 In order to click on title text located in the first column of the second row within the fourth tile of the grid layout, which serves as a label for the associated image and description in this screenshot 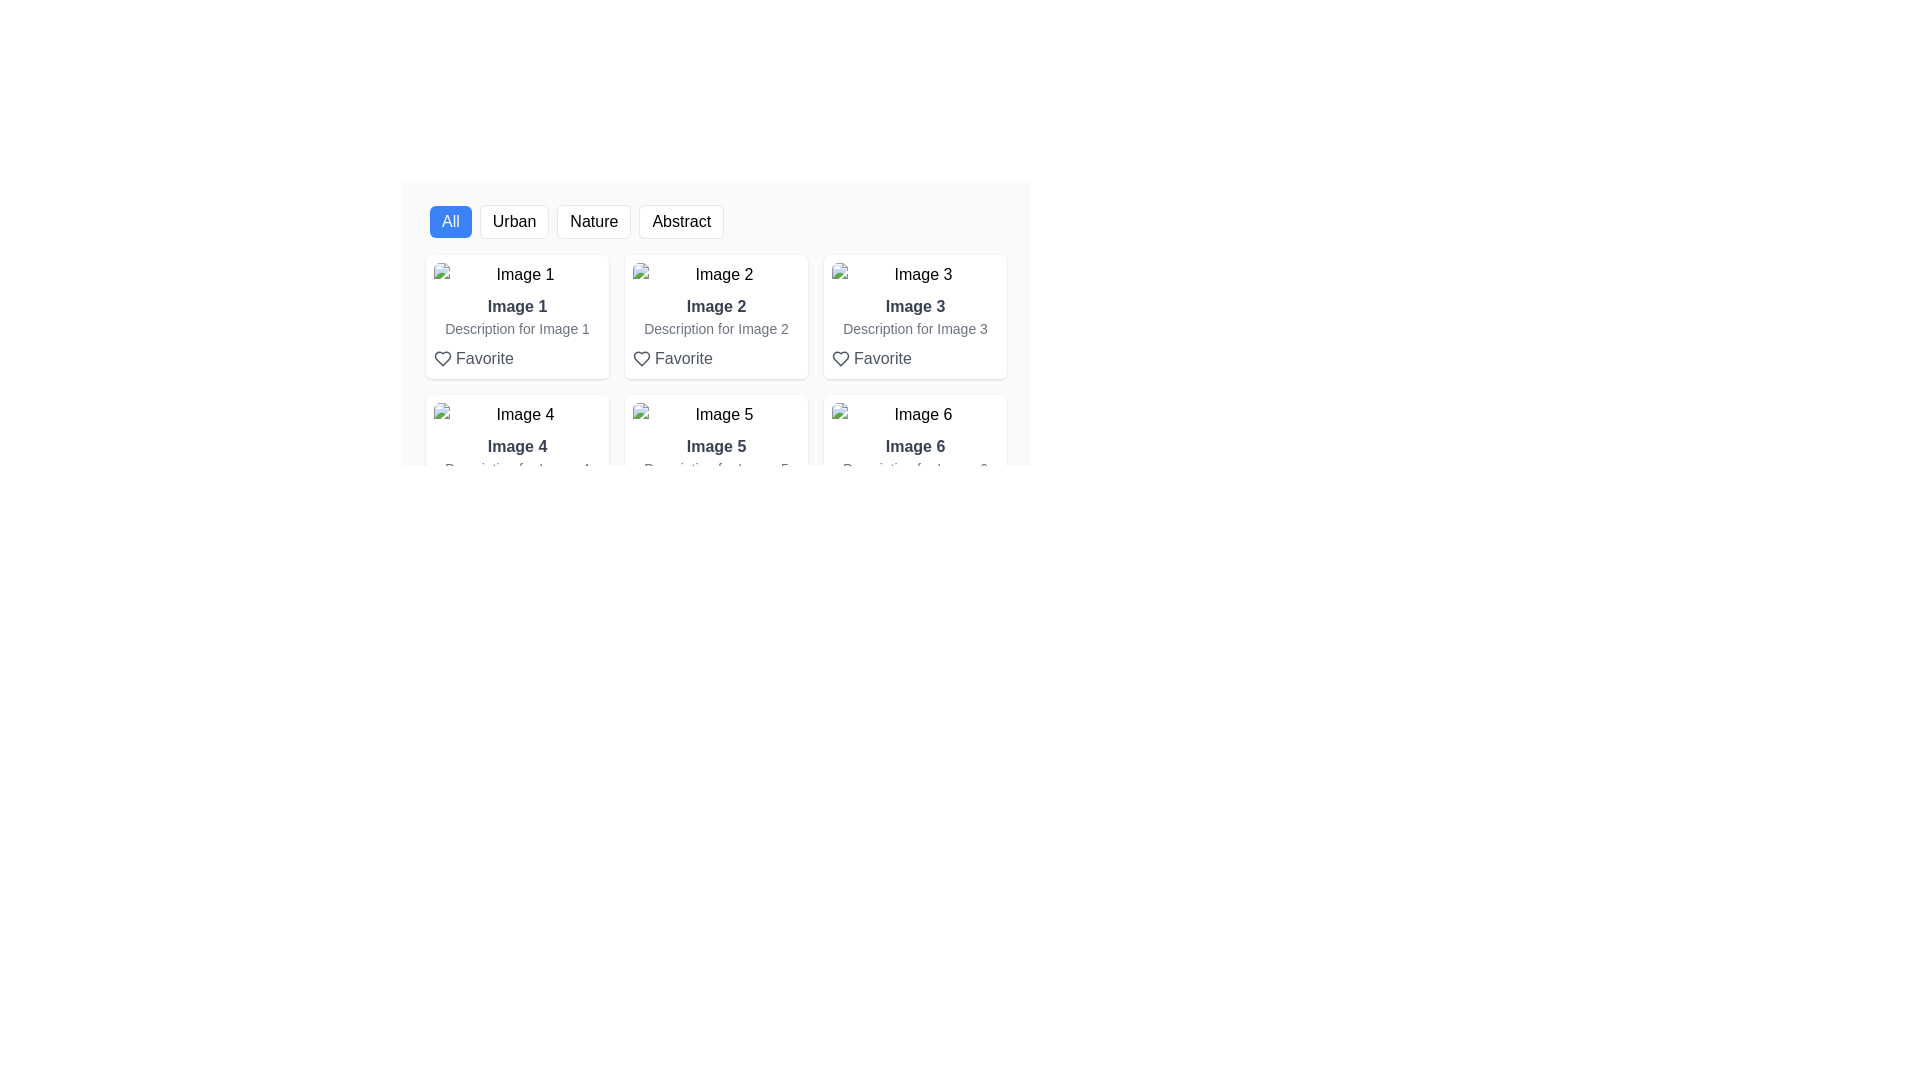, I will do `click(517, 446)`.